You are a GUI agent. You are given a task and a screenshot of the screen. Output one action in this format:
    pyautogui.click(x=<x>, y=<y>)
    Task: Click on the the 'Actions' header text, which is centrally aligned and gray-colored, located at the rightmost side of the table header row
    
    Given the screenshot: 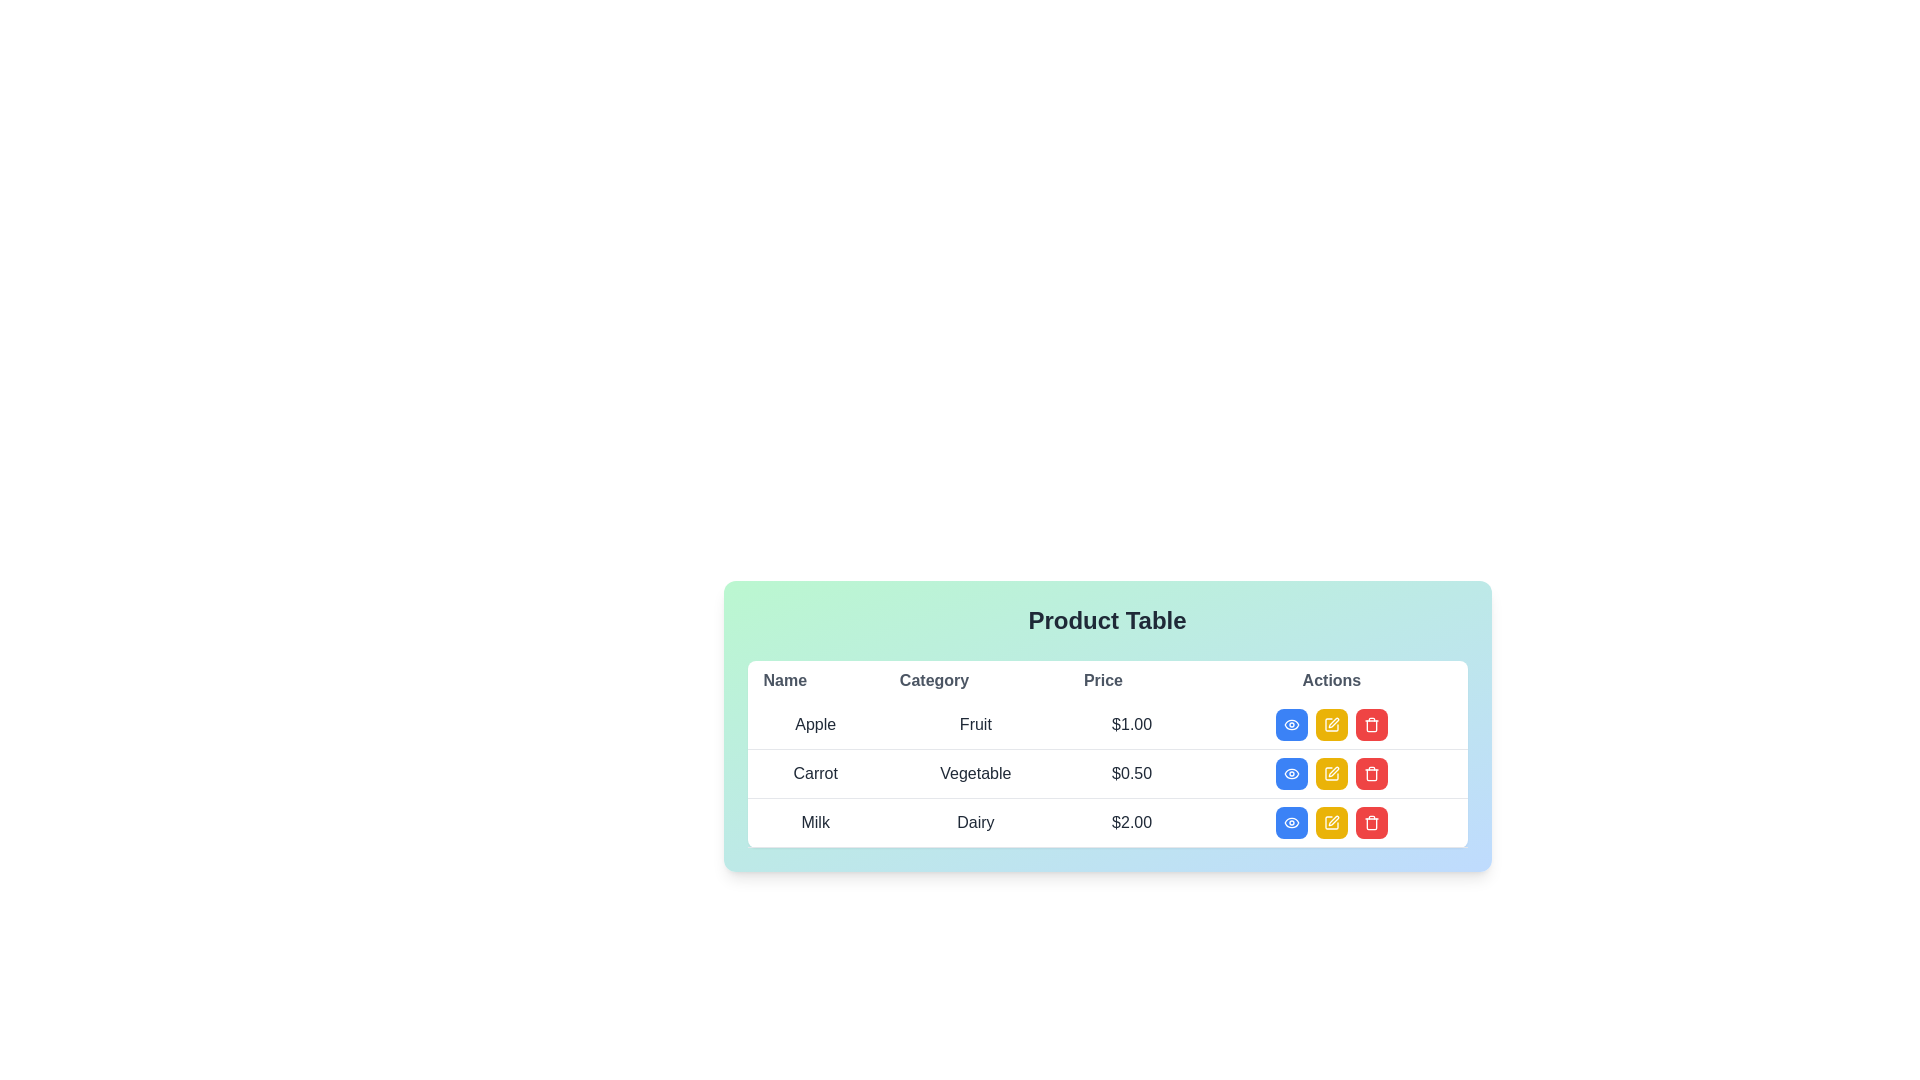 What is the action you would take?
    pyautogui.click(x=1331, y=680)
    